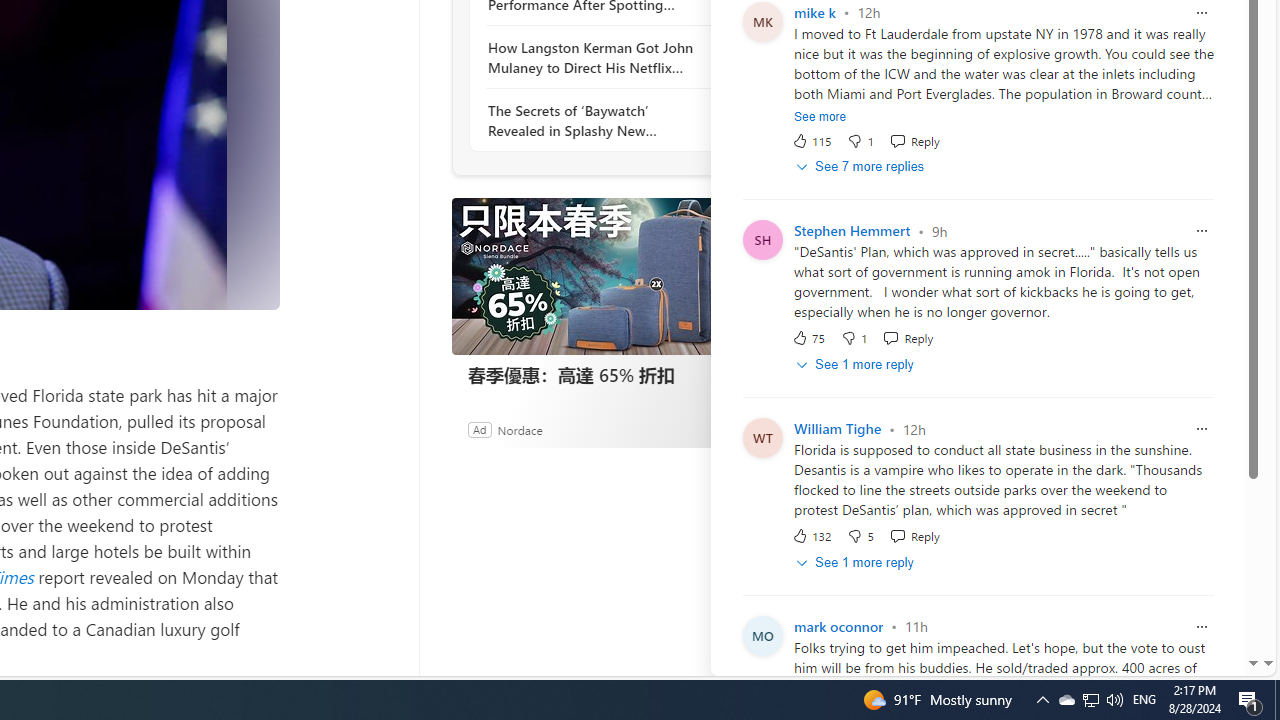 Image resolution: width=1280 pixels, height=720 pixels. What do you see at coordinates (811, 535) in the screenshot?
I see `'132 Like'` at bounding box center [811, 535].